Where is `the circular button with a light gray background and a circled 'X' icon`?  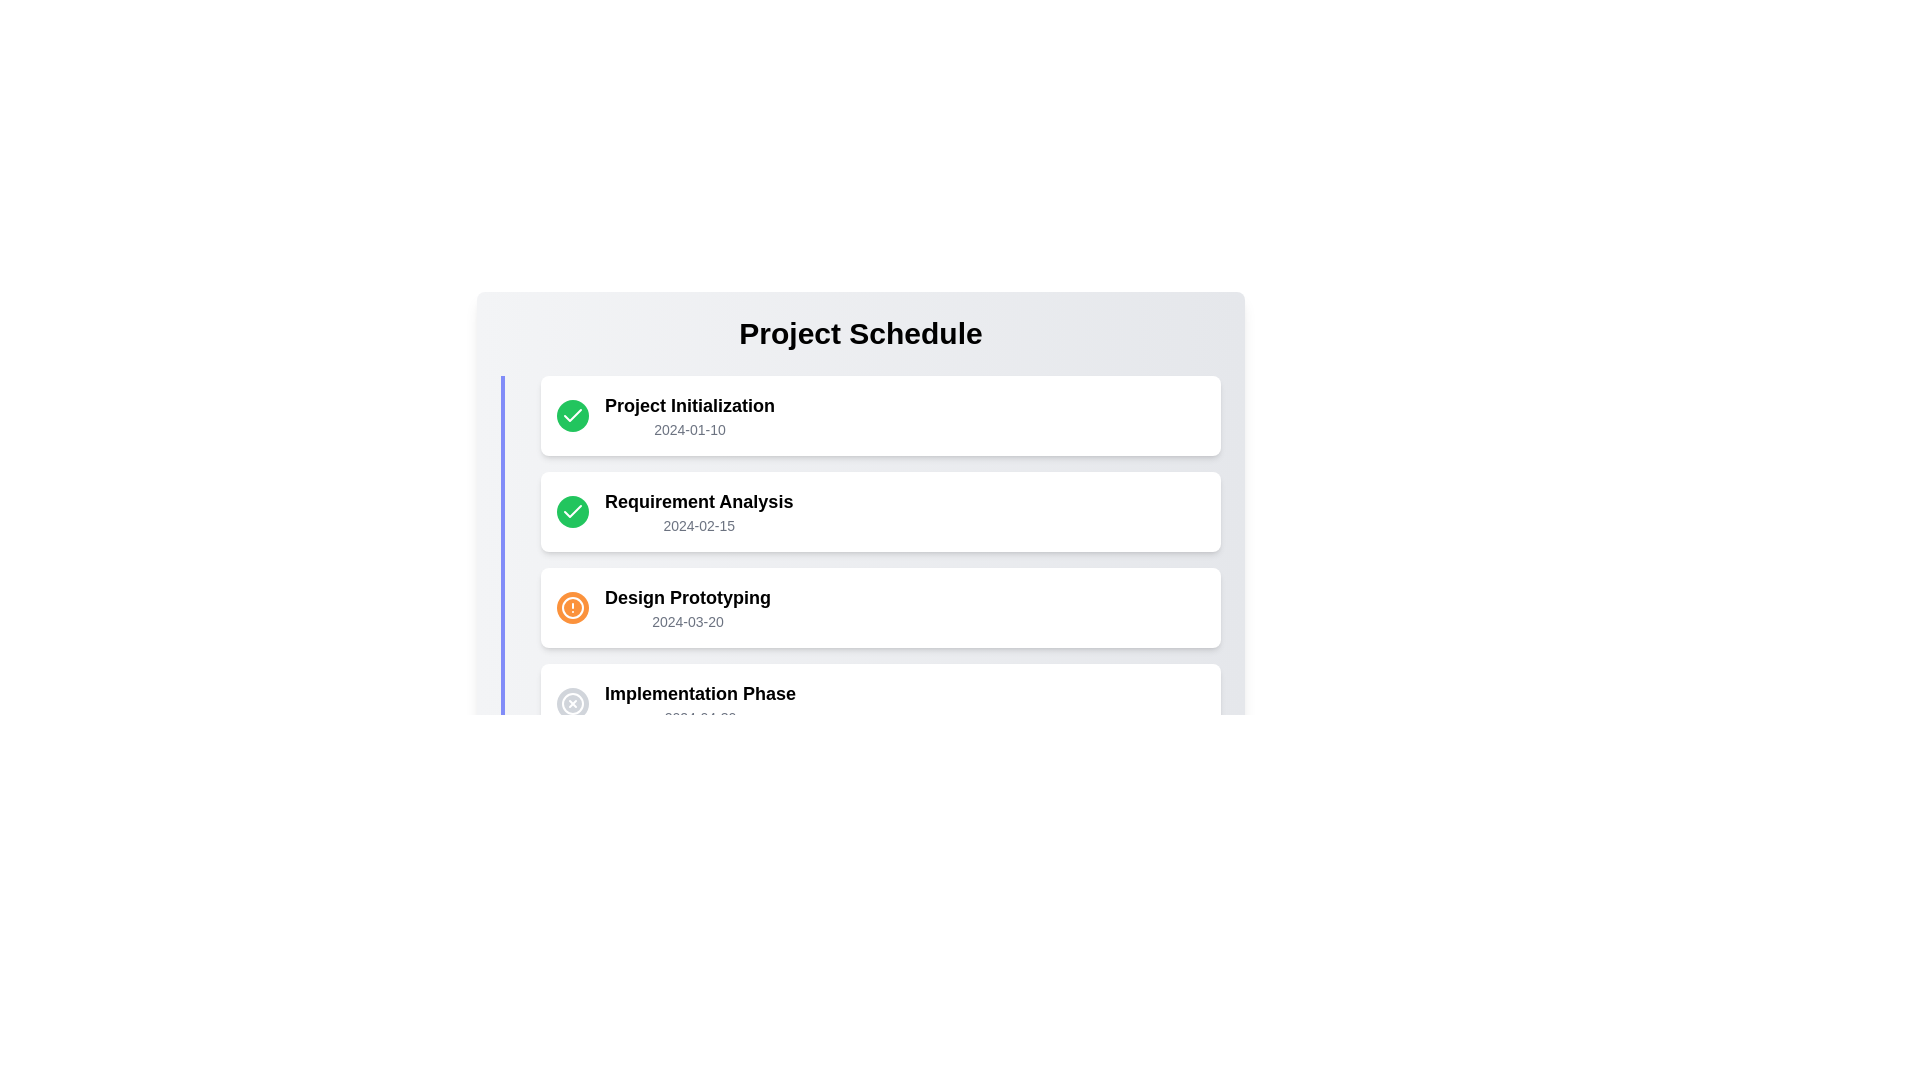 the circular button with a light gray background and a circled 'X' icon is located at coordinates (571, 703).